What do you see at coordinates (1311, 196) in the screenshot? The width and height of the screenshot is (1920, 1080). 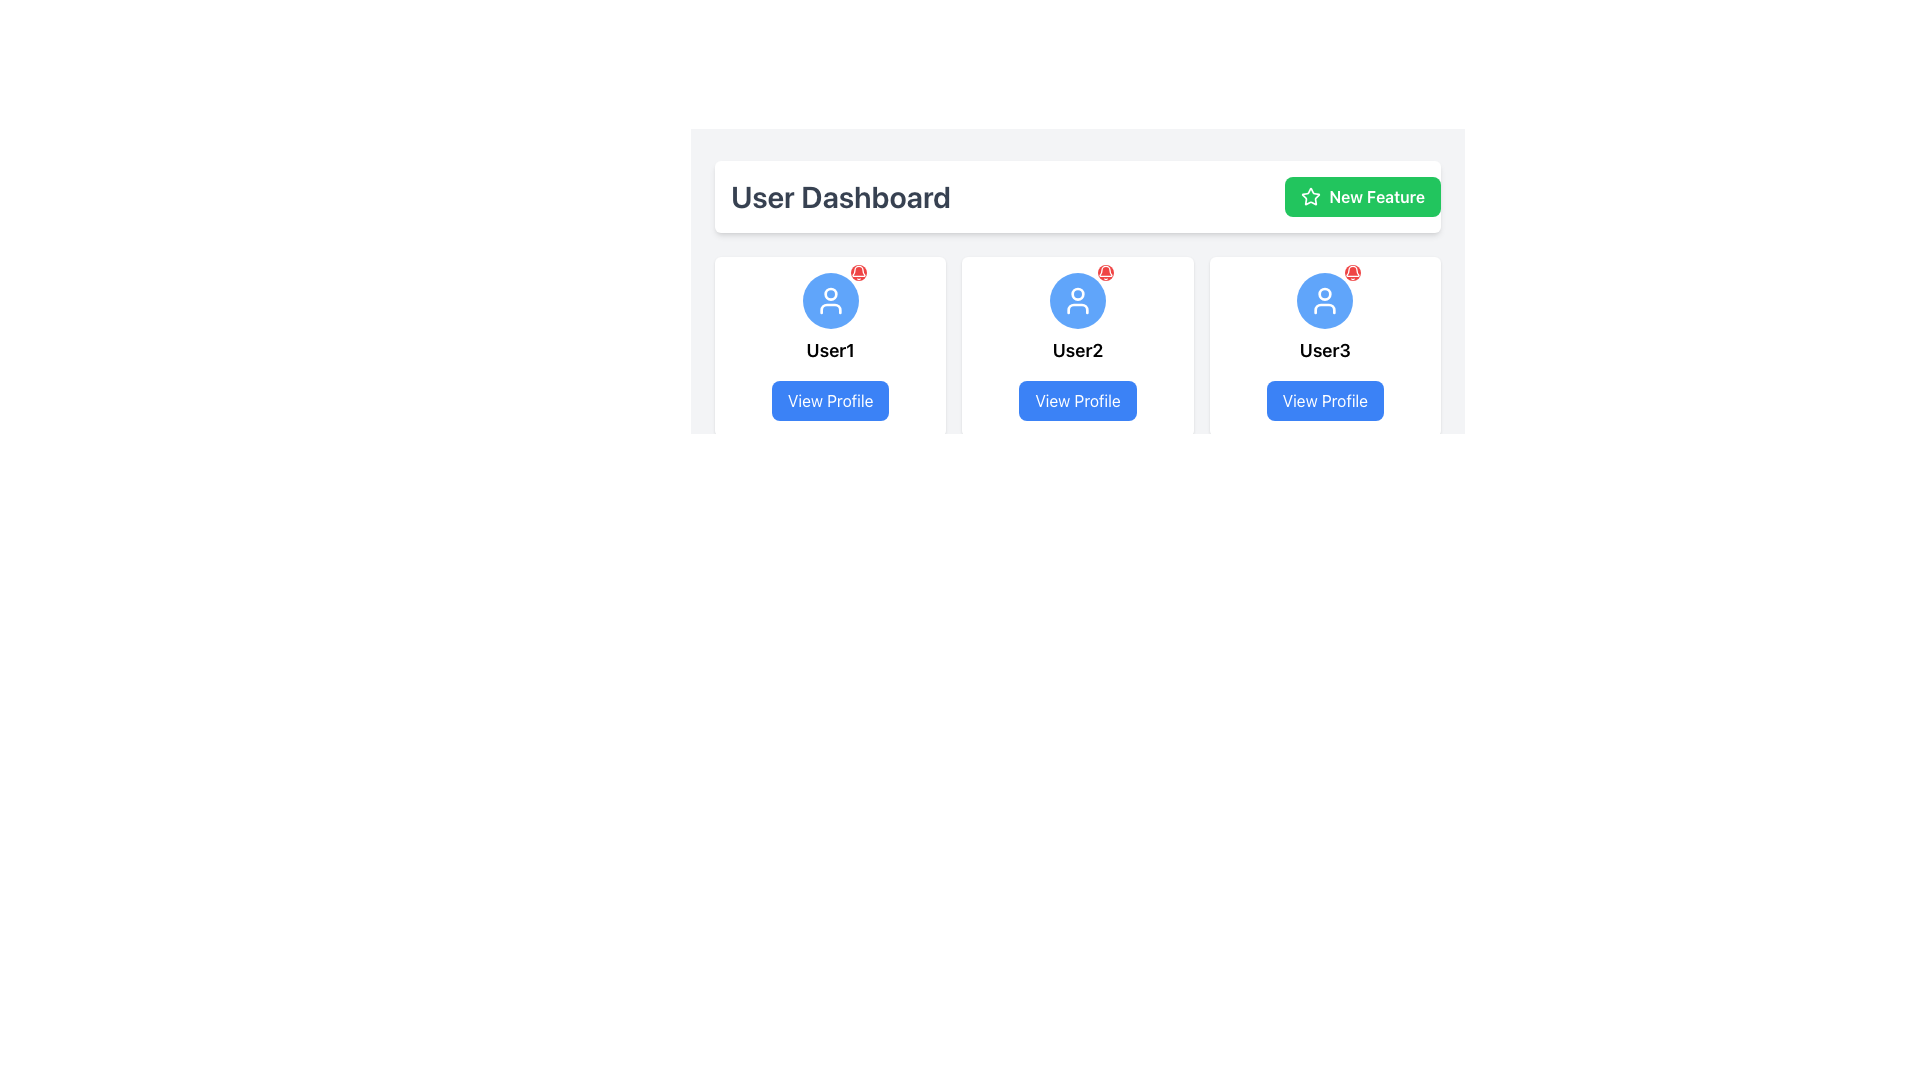 I see `the decorative icon for the 'New Feature' button located in the top-right corner of the page, which signifies importance` at bounding box center [1311, 196].